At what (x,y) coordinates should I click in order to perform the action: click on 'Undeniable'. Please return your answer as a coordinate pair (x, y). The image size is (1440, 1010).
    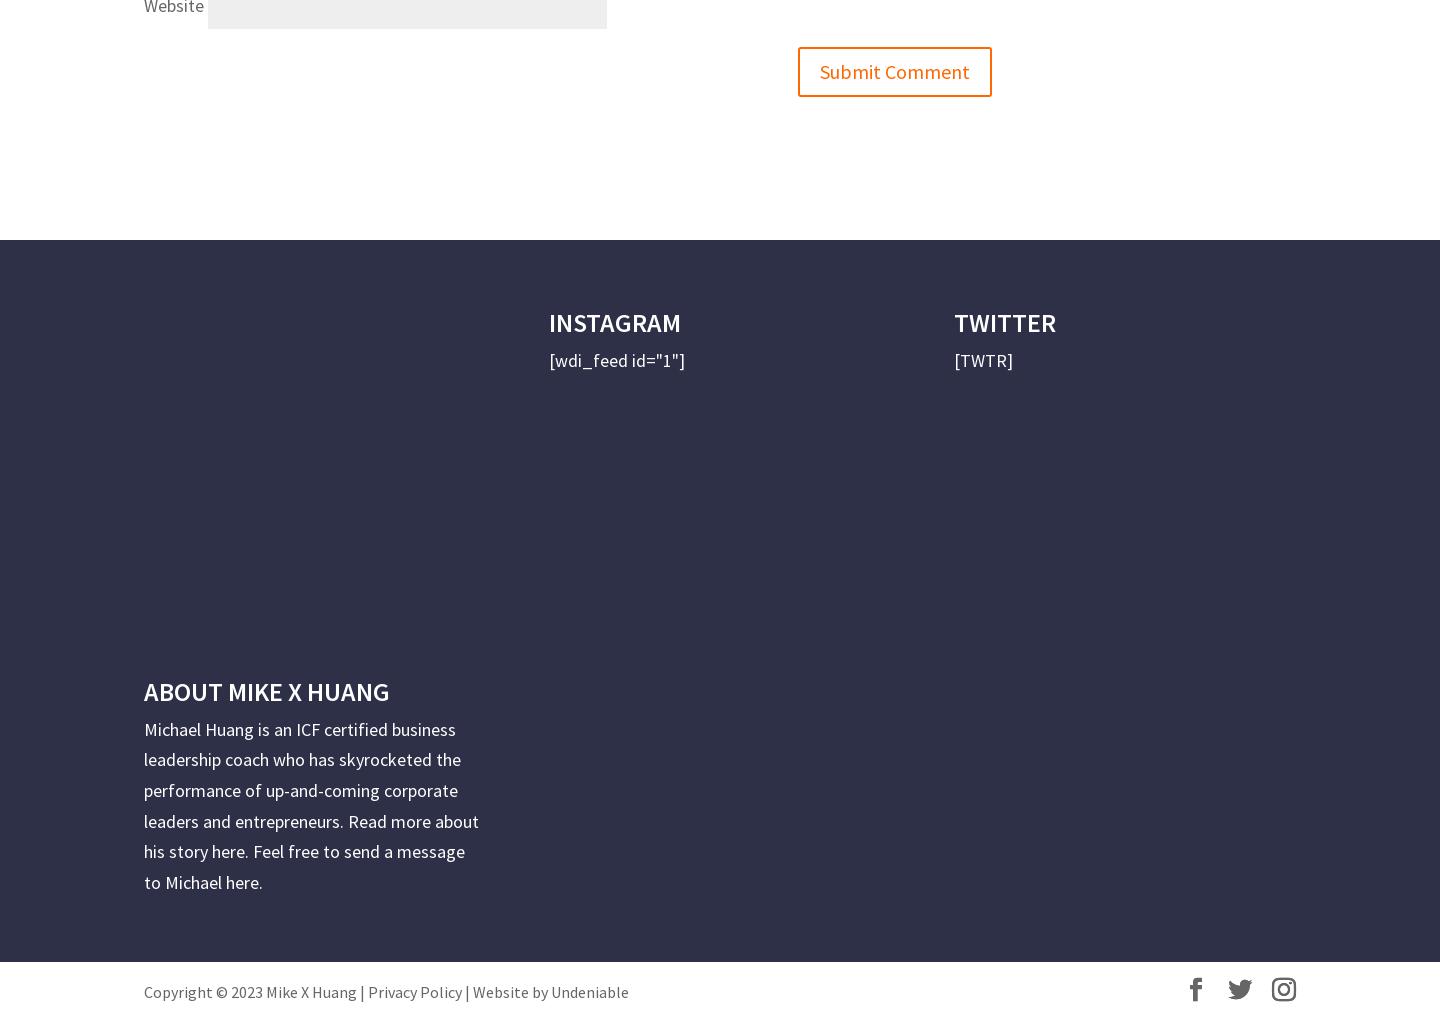
    Looking at the image, I should click on (589, 991).